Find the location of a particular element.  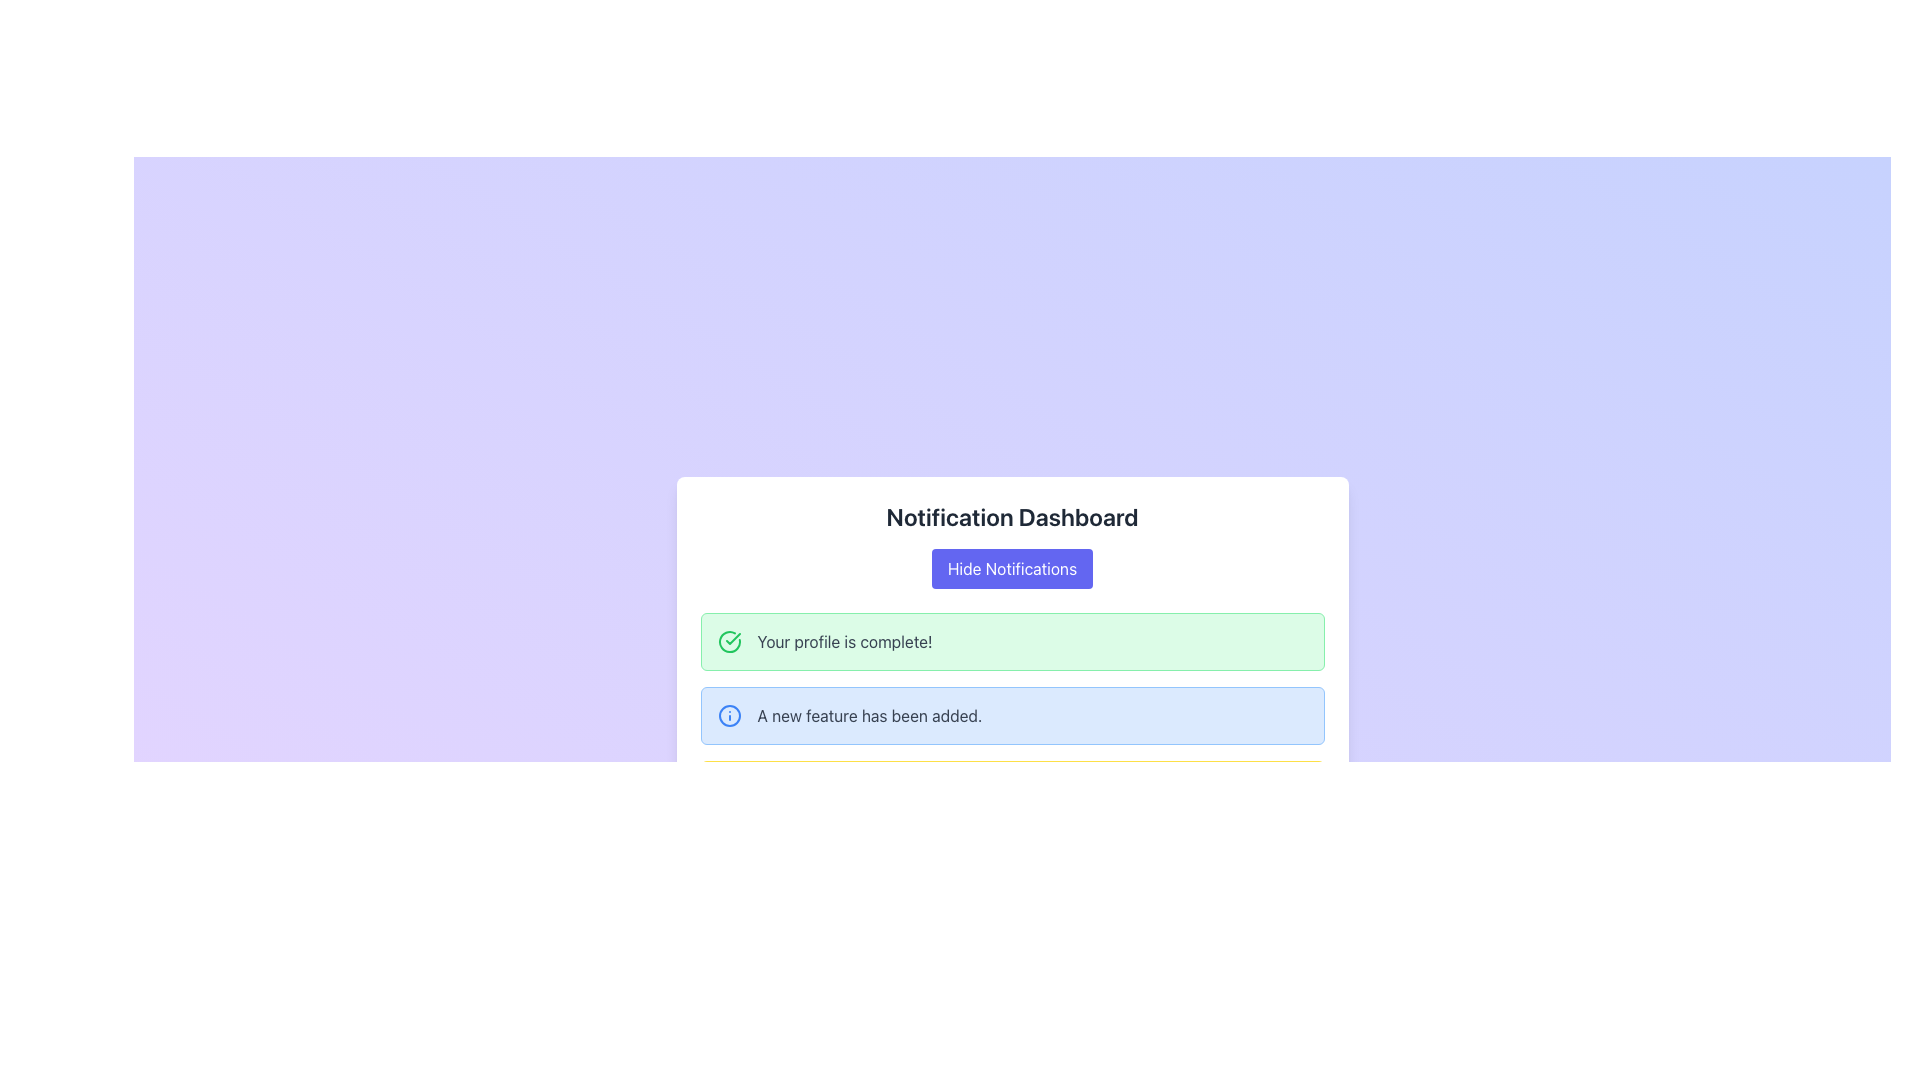

the confirmation icon located at the leftmost position within the green notification box that states 'Your profile is complete!' is located at coordinates (728, 641).